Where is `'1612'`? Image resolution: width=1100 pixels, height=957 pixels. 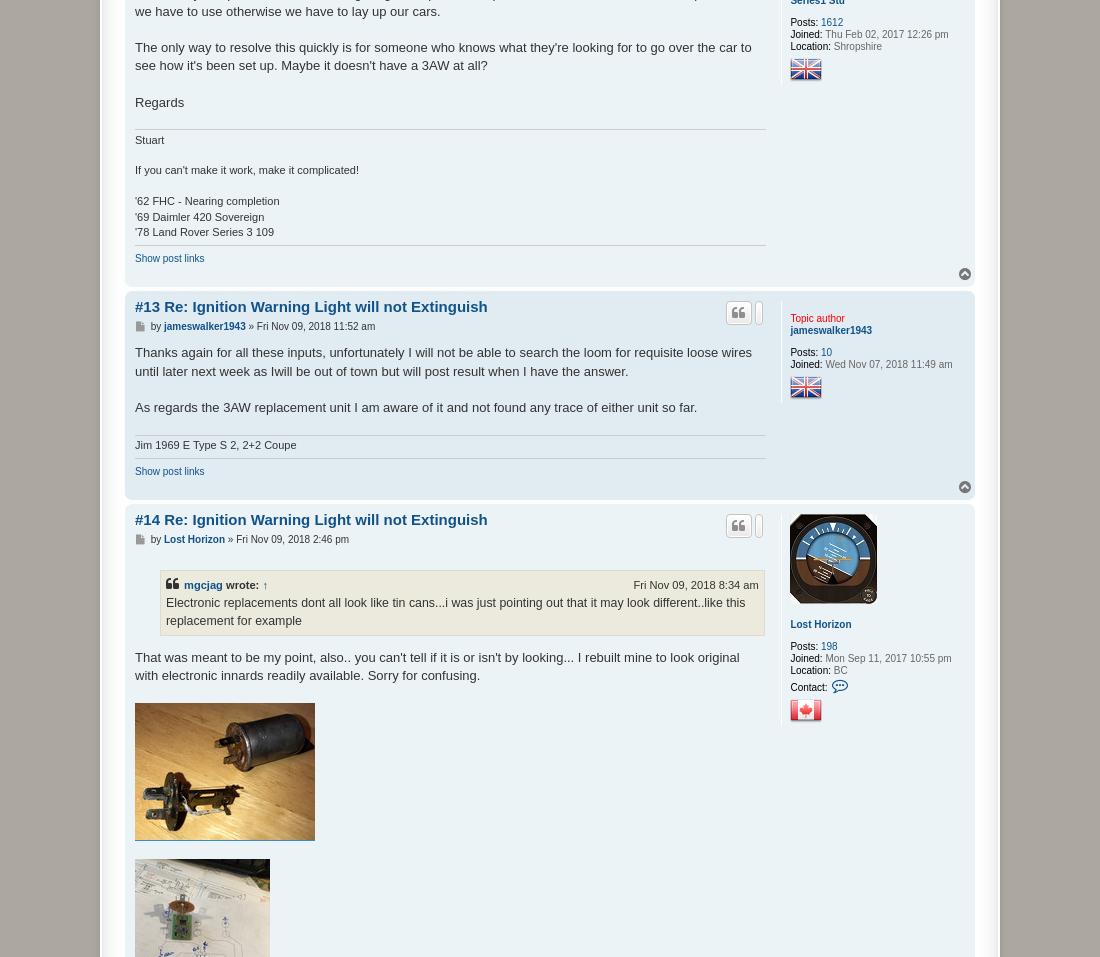 '1612' is located at coordinates (830, 21).